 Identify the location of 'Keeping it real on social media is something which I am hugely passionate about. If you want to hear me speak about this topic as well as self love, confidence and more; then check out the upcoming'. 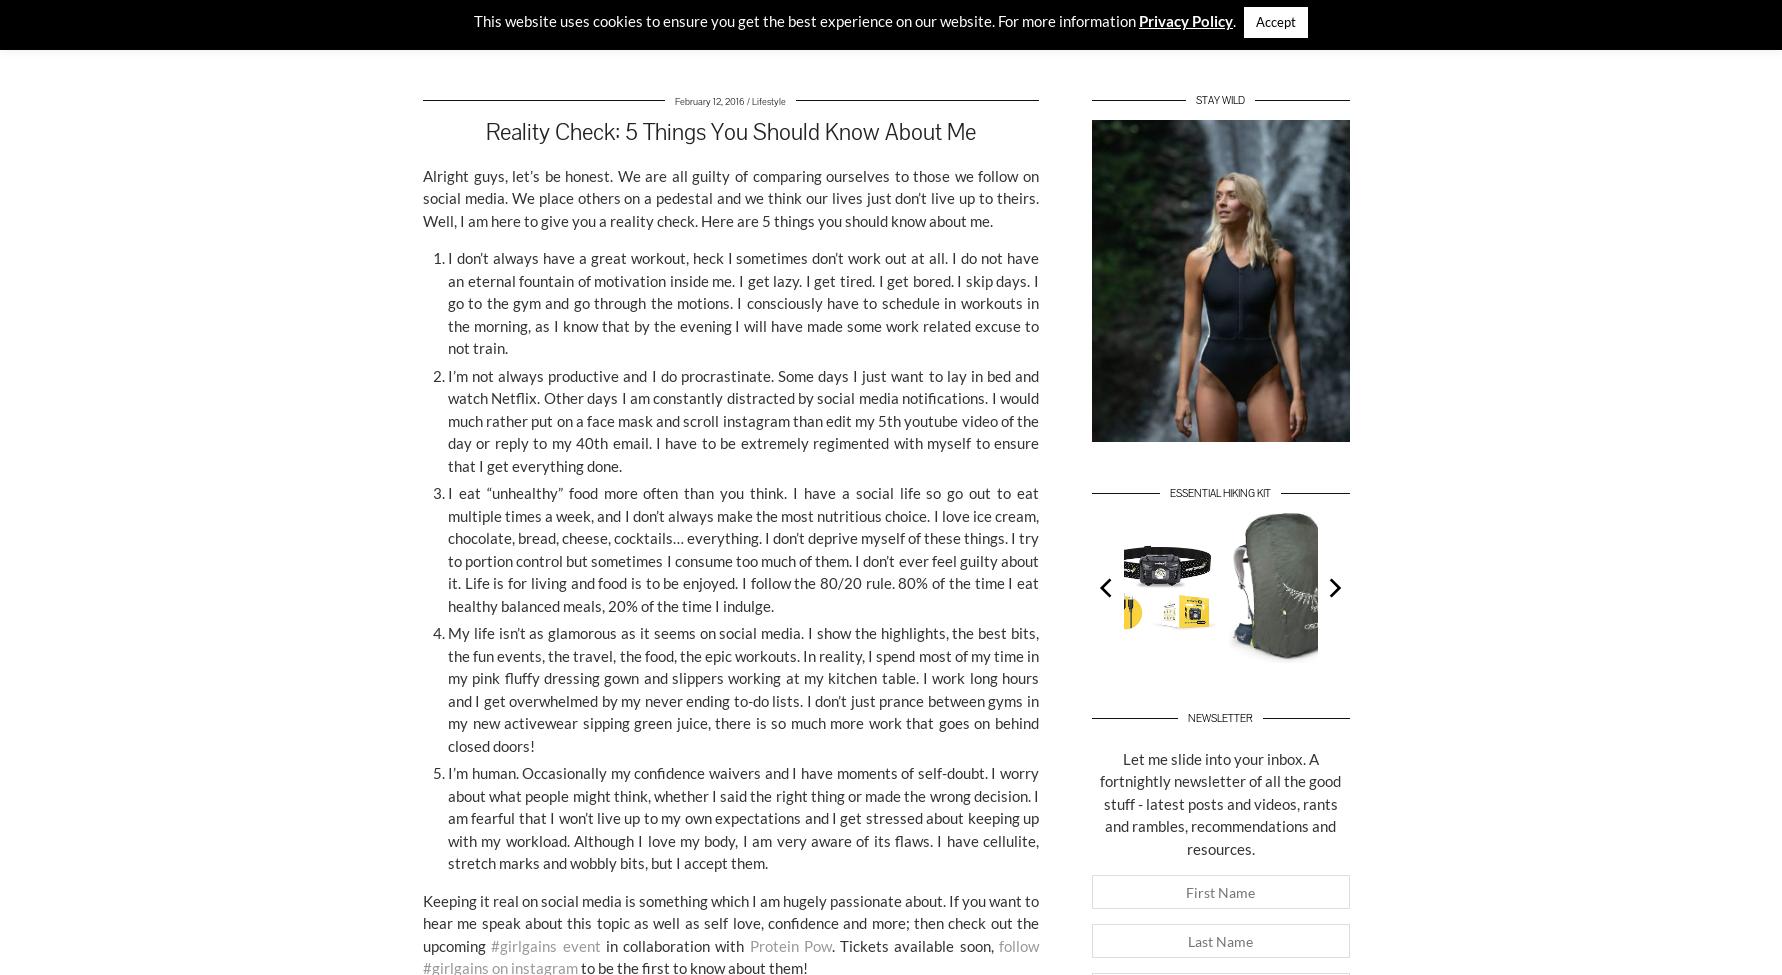
(423, 921).